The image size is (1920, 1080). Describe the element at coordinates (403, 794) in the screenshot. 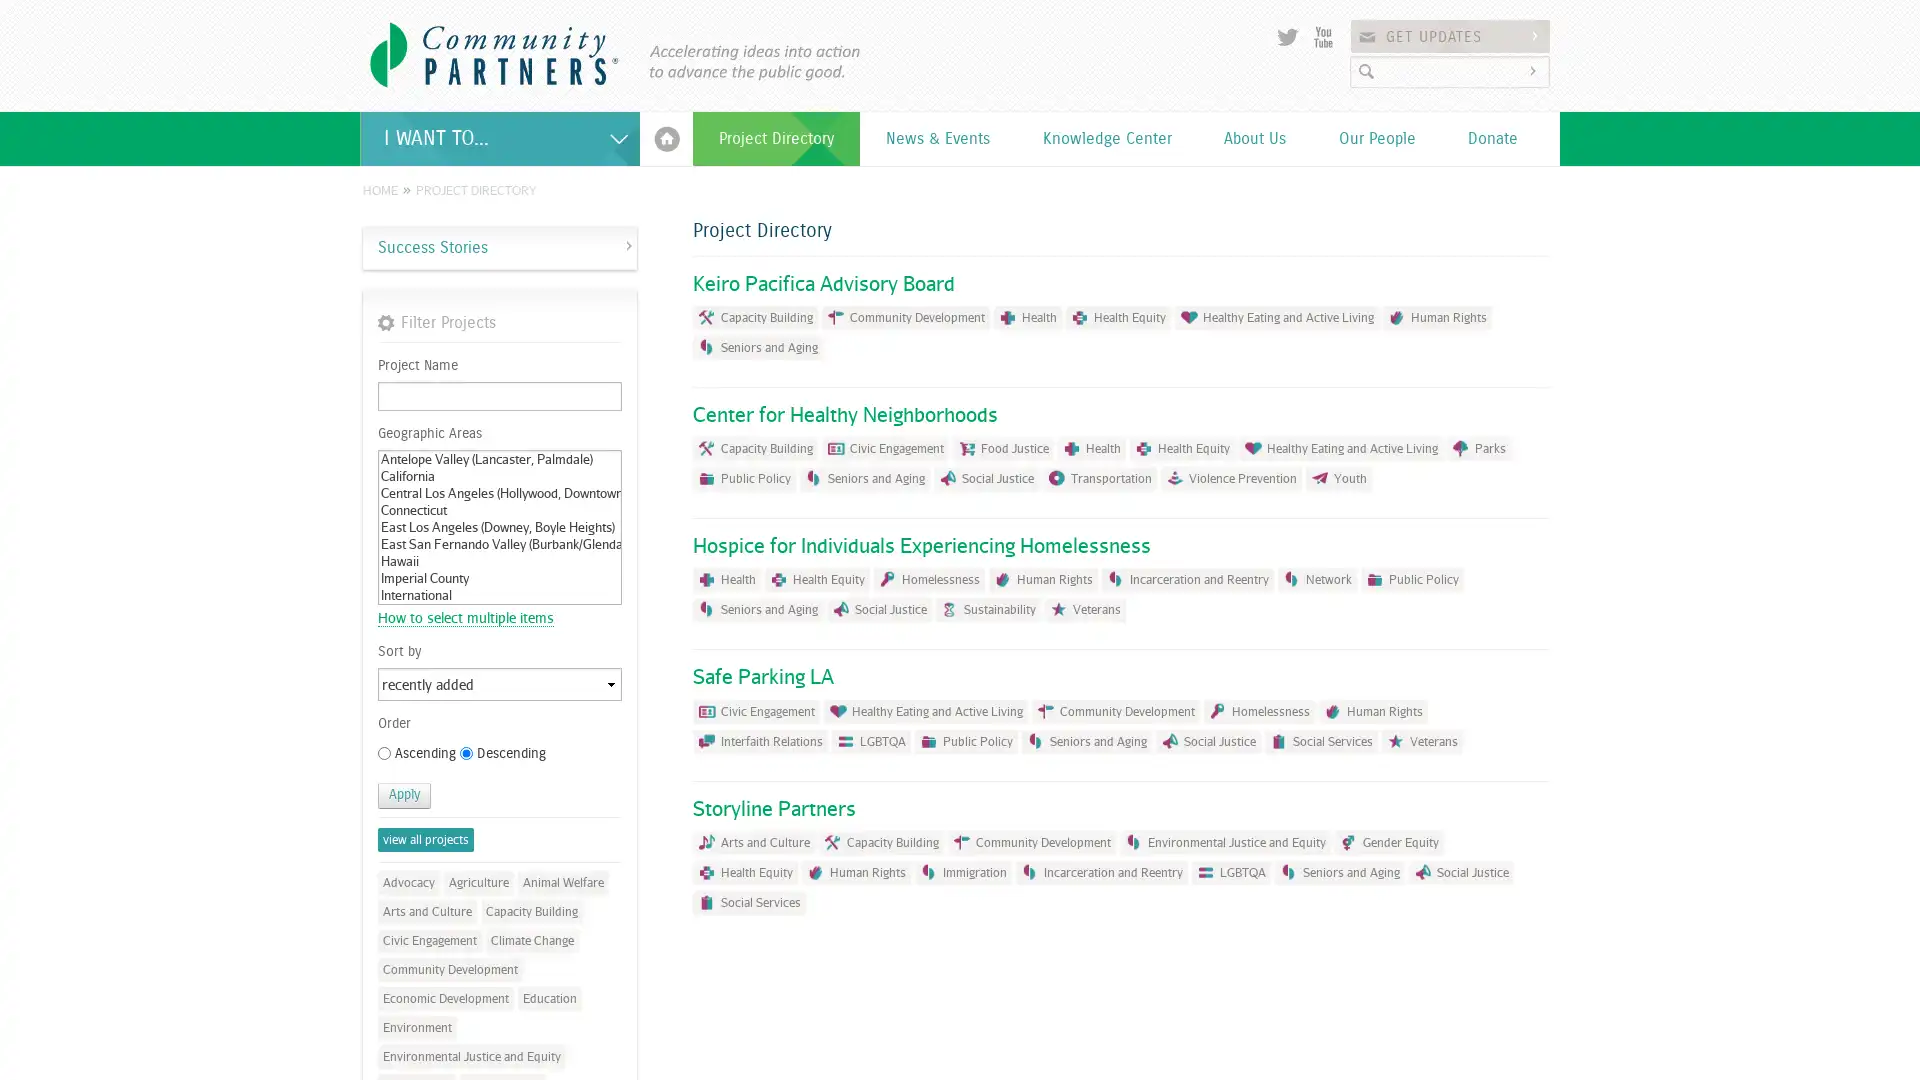

I see `Apply` at that location.